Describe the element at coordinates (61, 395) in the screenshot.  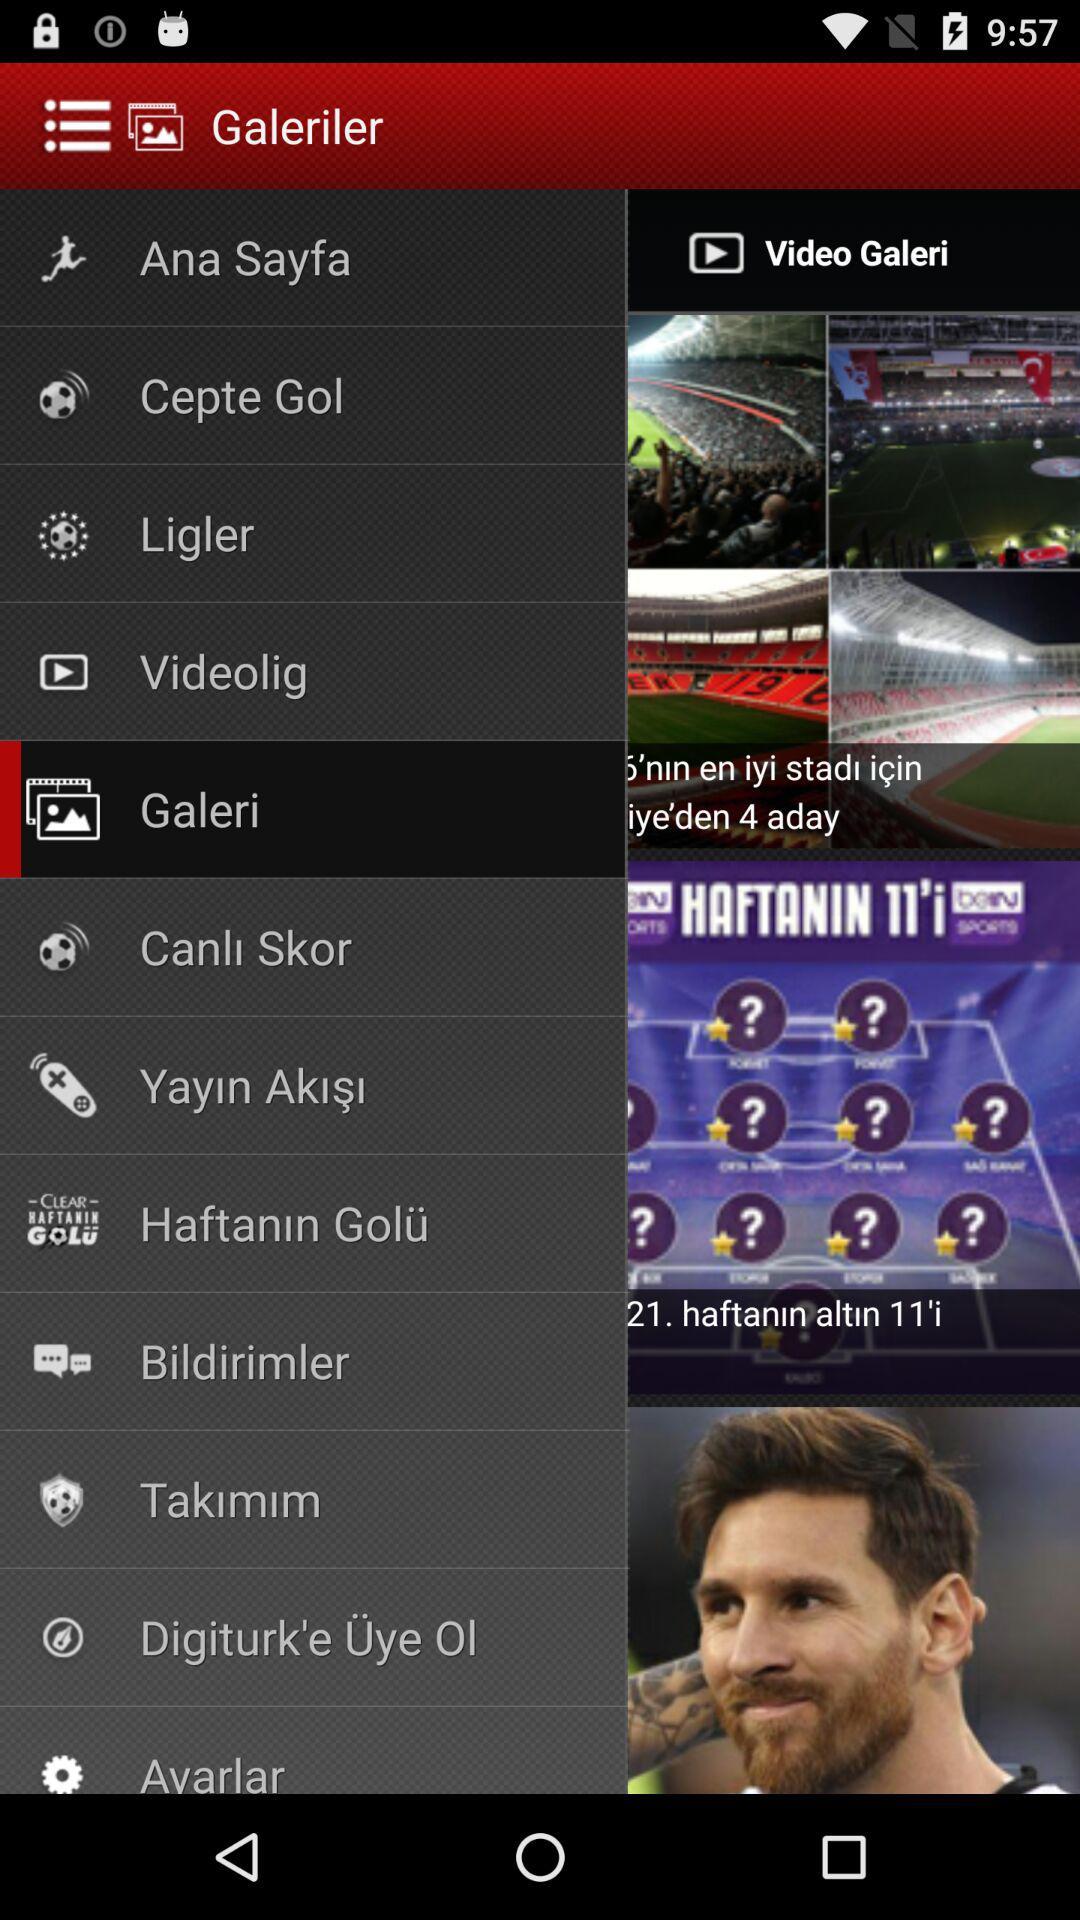
I see `the icon  which is below the text ana sayfa` at that location.